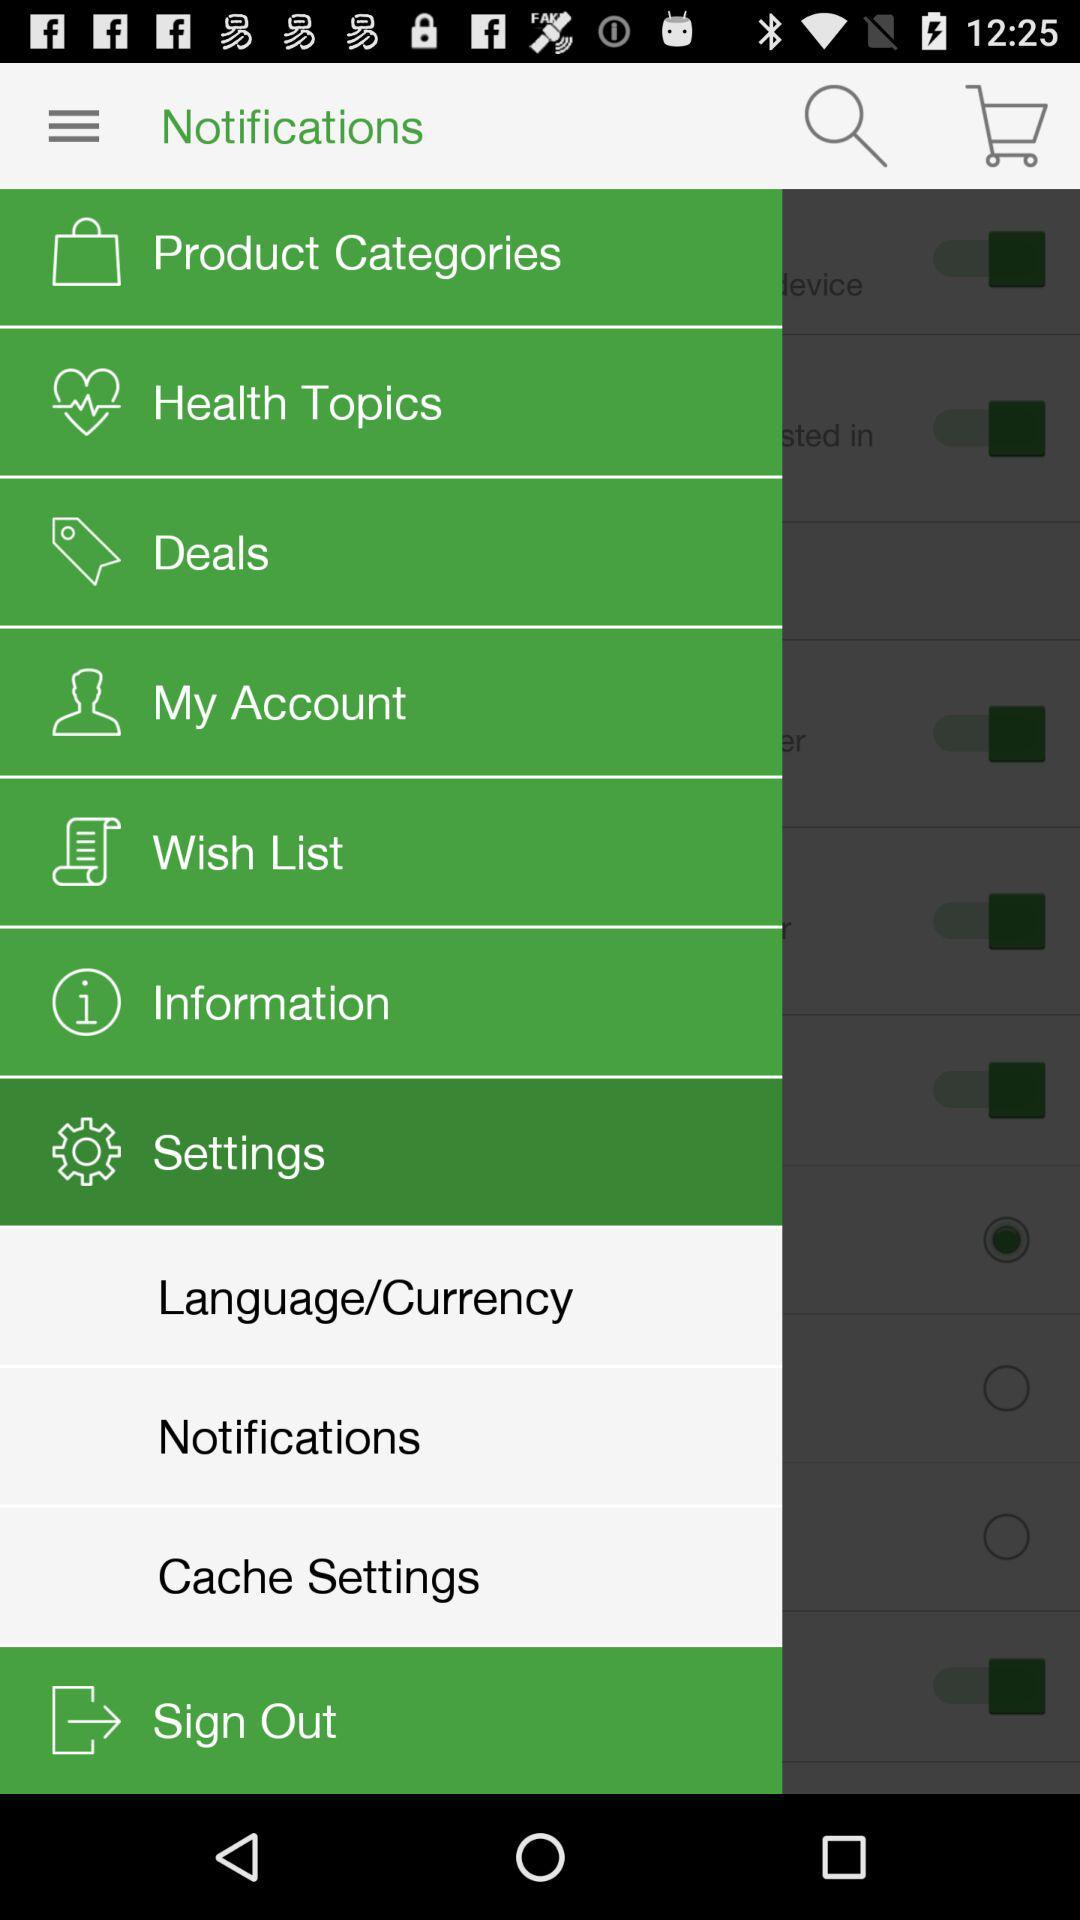 This screenshot has height=1920, width=1080. I want to click on the button cache settings on the web page, so click(555, 1535).